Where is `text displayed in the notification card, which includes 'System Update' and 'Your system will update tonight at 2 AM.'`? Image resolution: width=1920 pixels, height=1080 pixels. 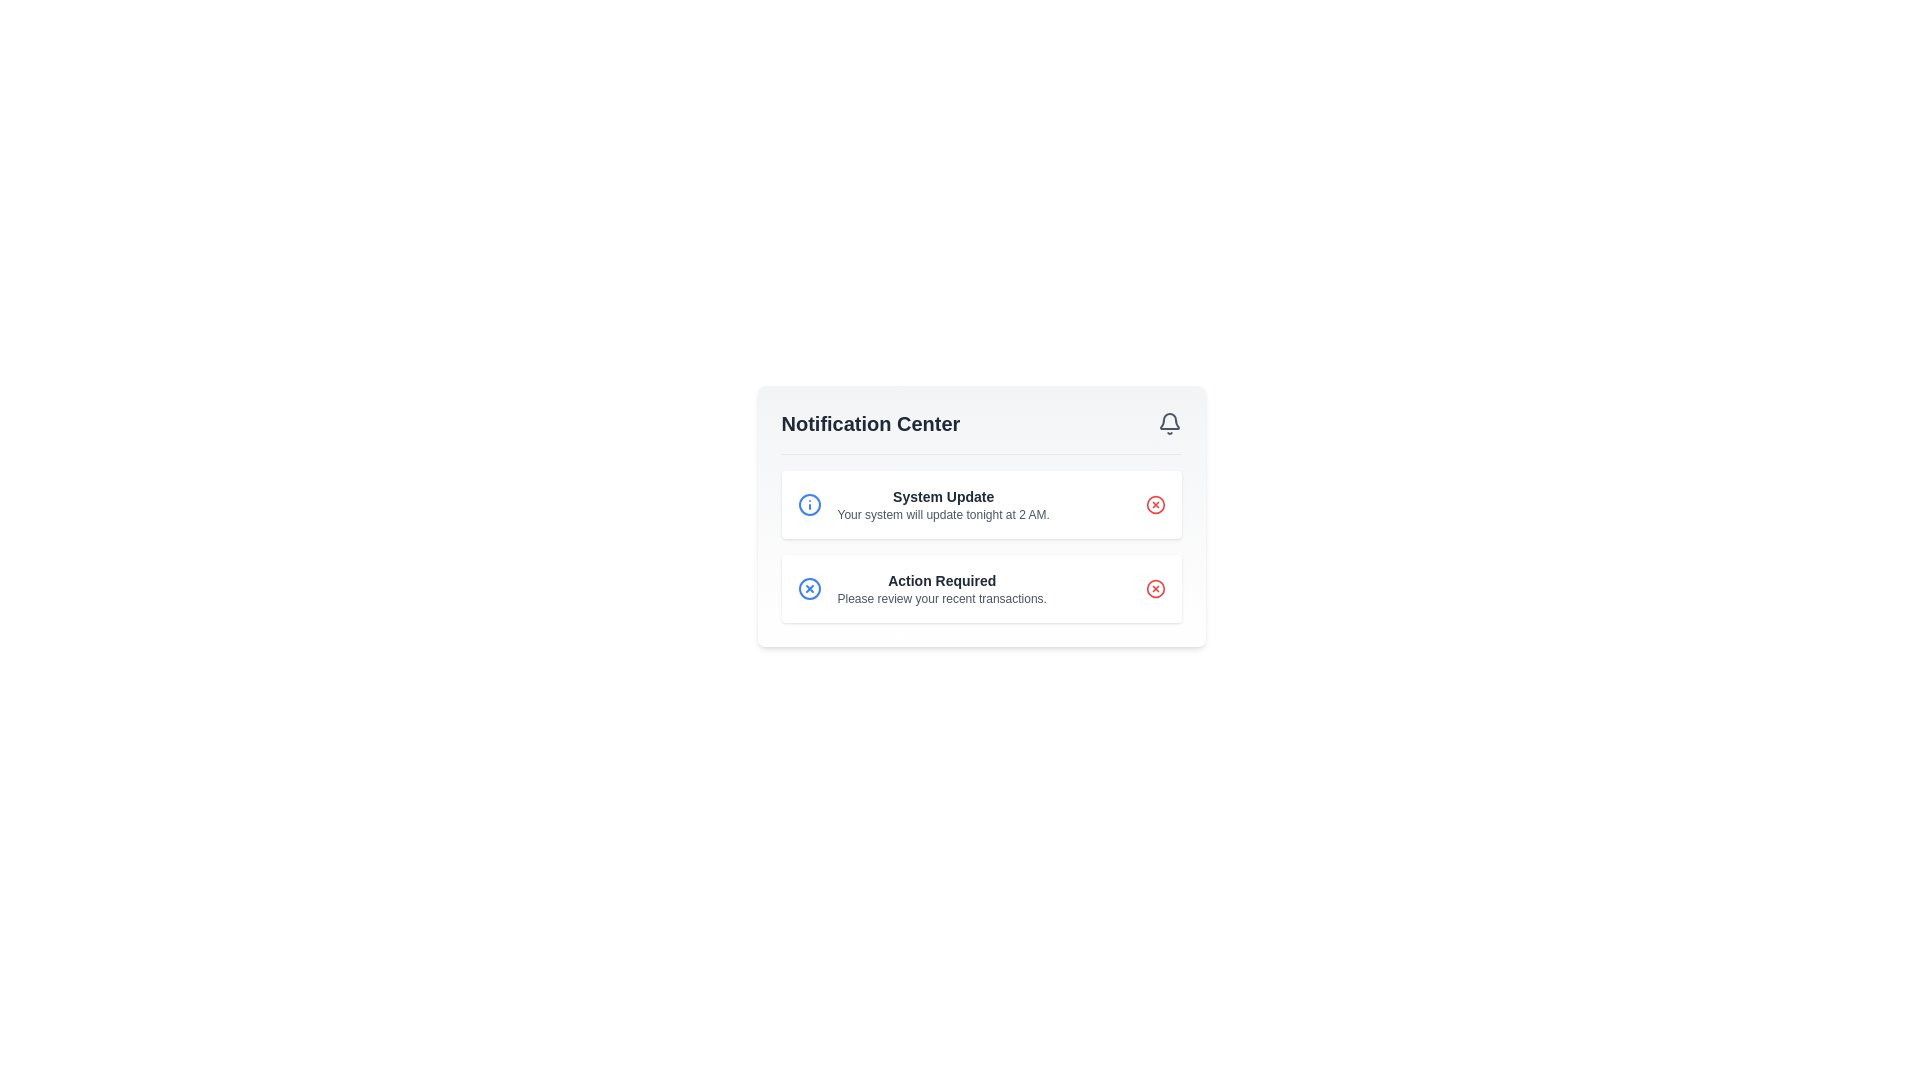 text displayed in the notification card, which includes 'System Update' and 'Your system will update tonight at 2 AM.' is located at coordinates (942, 504).